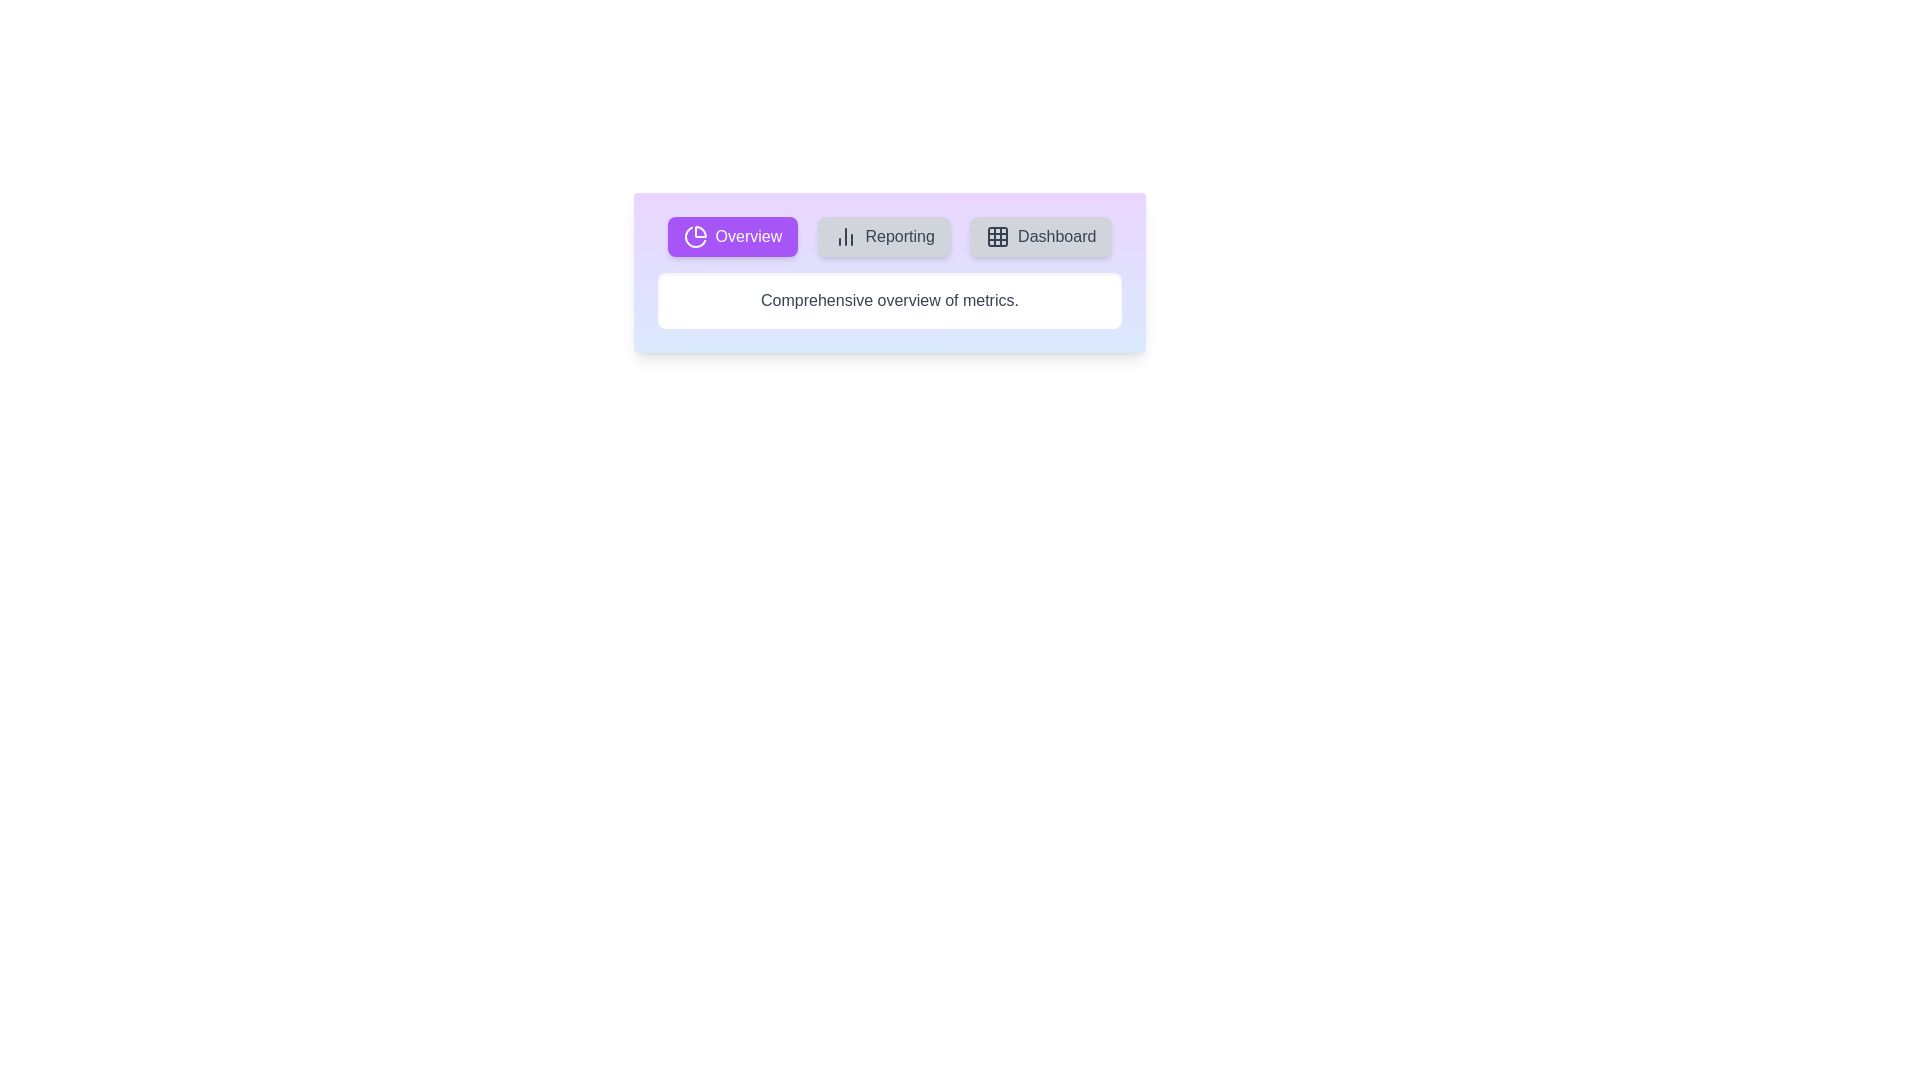 The image size is (1920, 1080). I want to click on the tab button containing the icon for Overview, so click(730, 235).